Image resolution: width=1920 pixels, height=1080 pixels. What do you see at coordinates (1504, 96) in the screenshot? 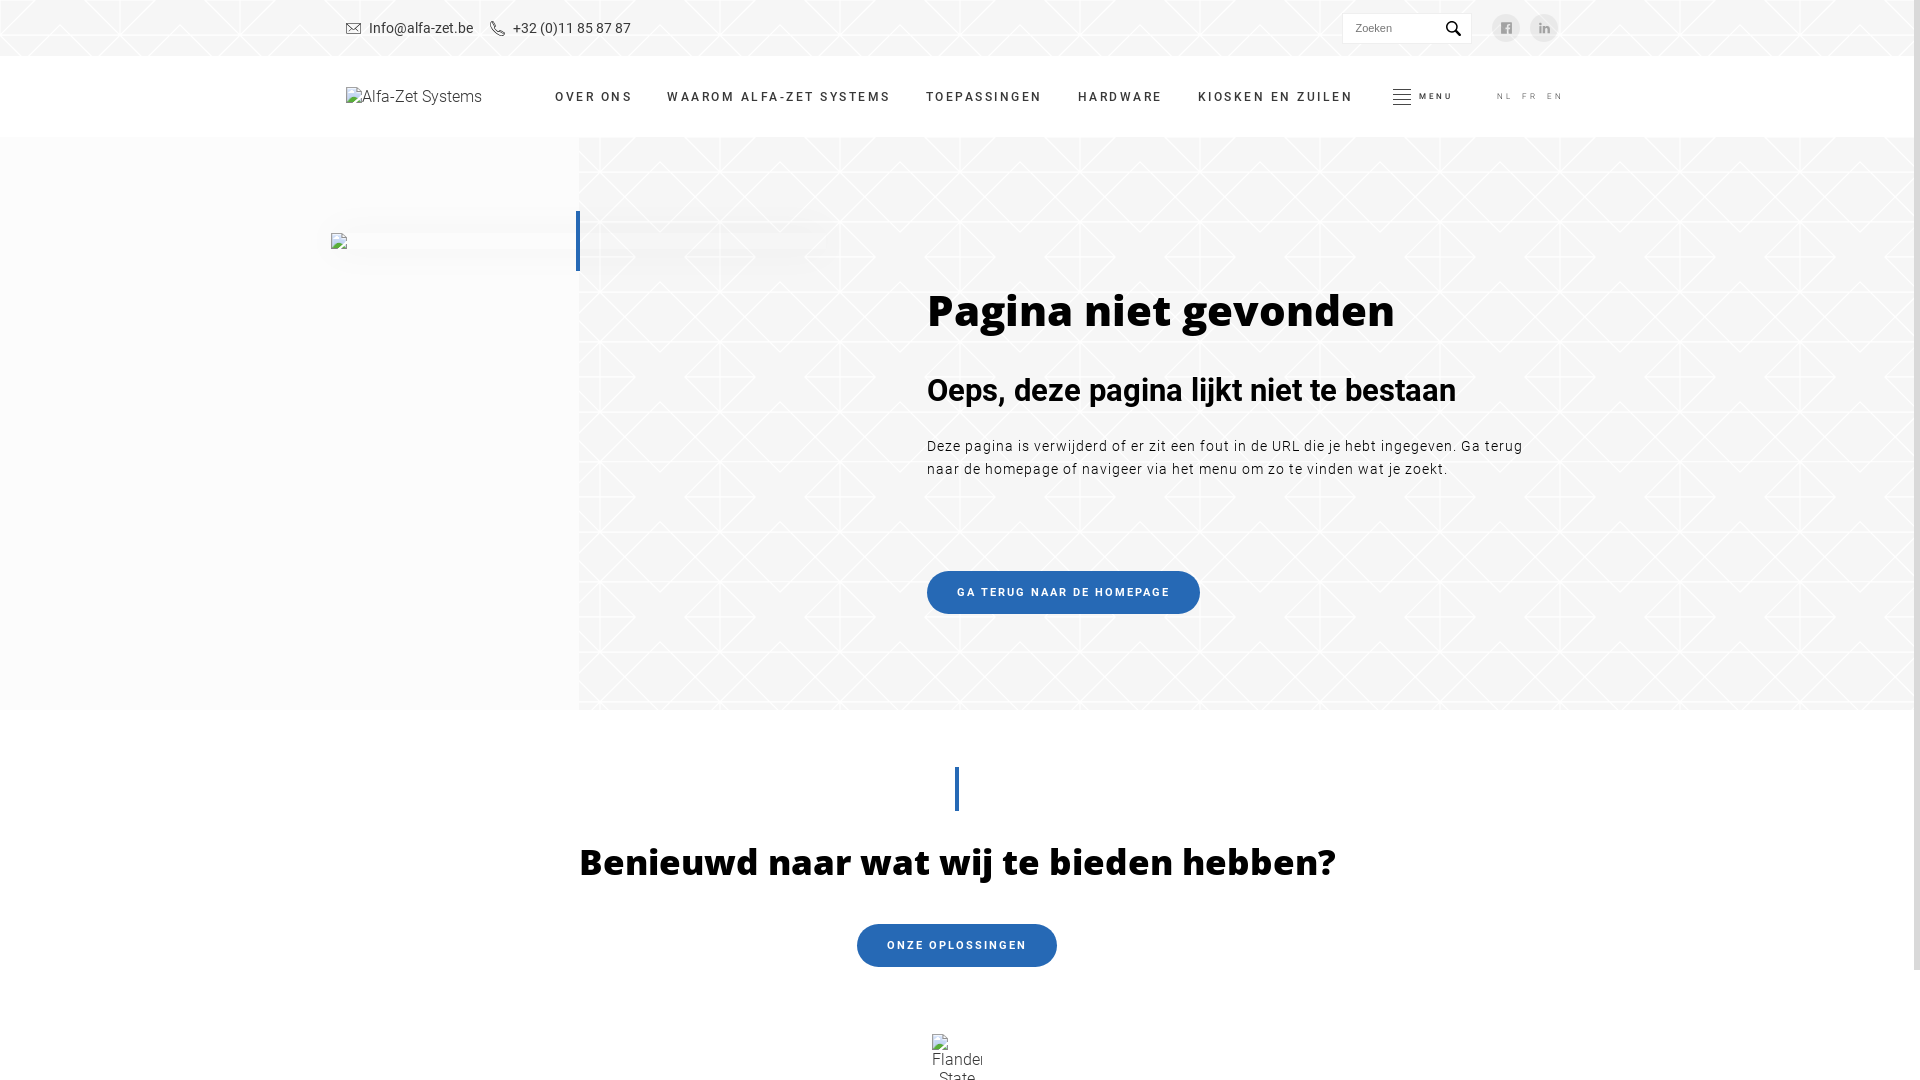
I see `'NL'` at bounding box center [1504, 96].